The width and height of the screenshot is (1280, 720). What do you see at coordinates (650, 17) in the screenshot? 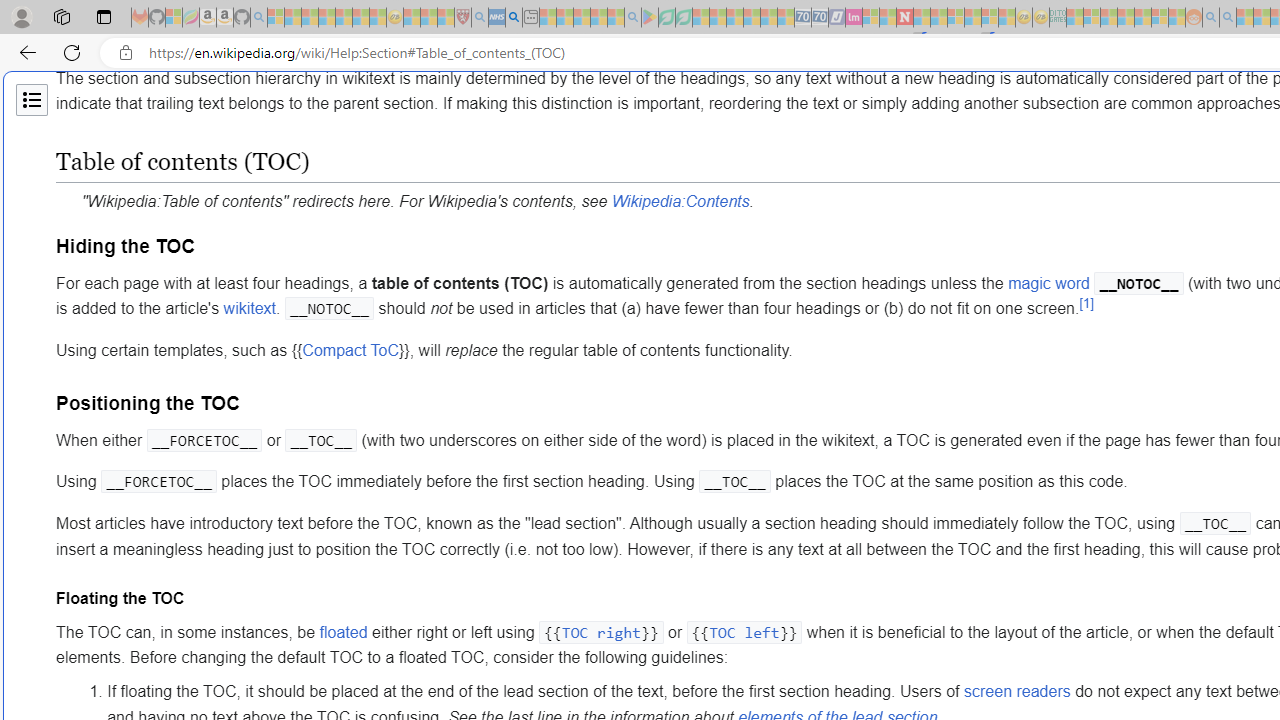
I see `'Bluey: Let'` at bounding box center [650, 17].